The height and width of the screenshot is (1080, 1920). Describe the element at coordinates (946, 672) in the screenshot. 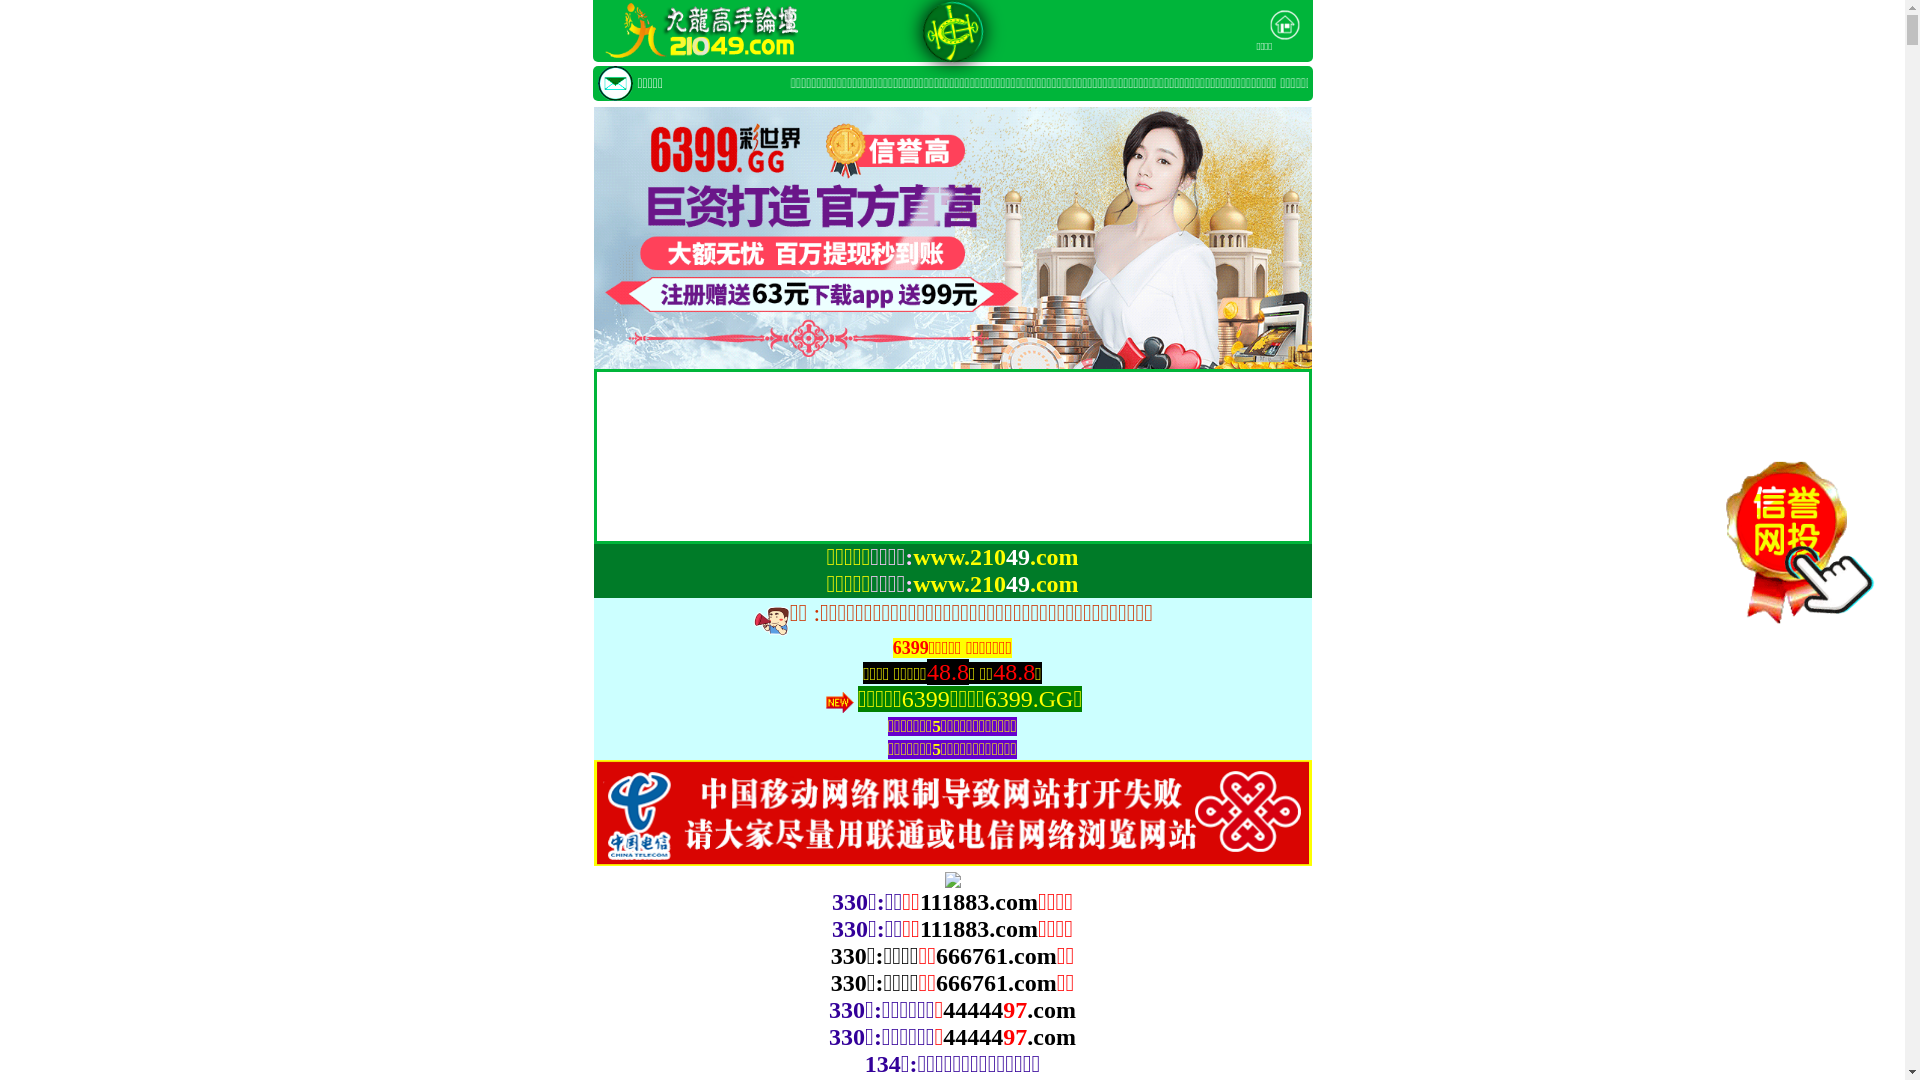

I see `'48.8'` at that location.